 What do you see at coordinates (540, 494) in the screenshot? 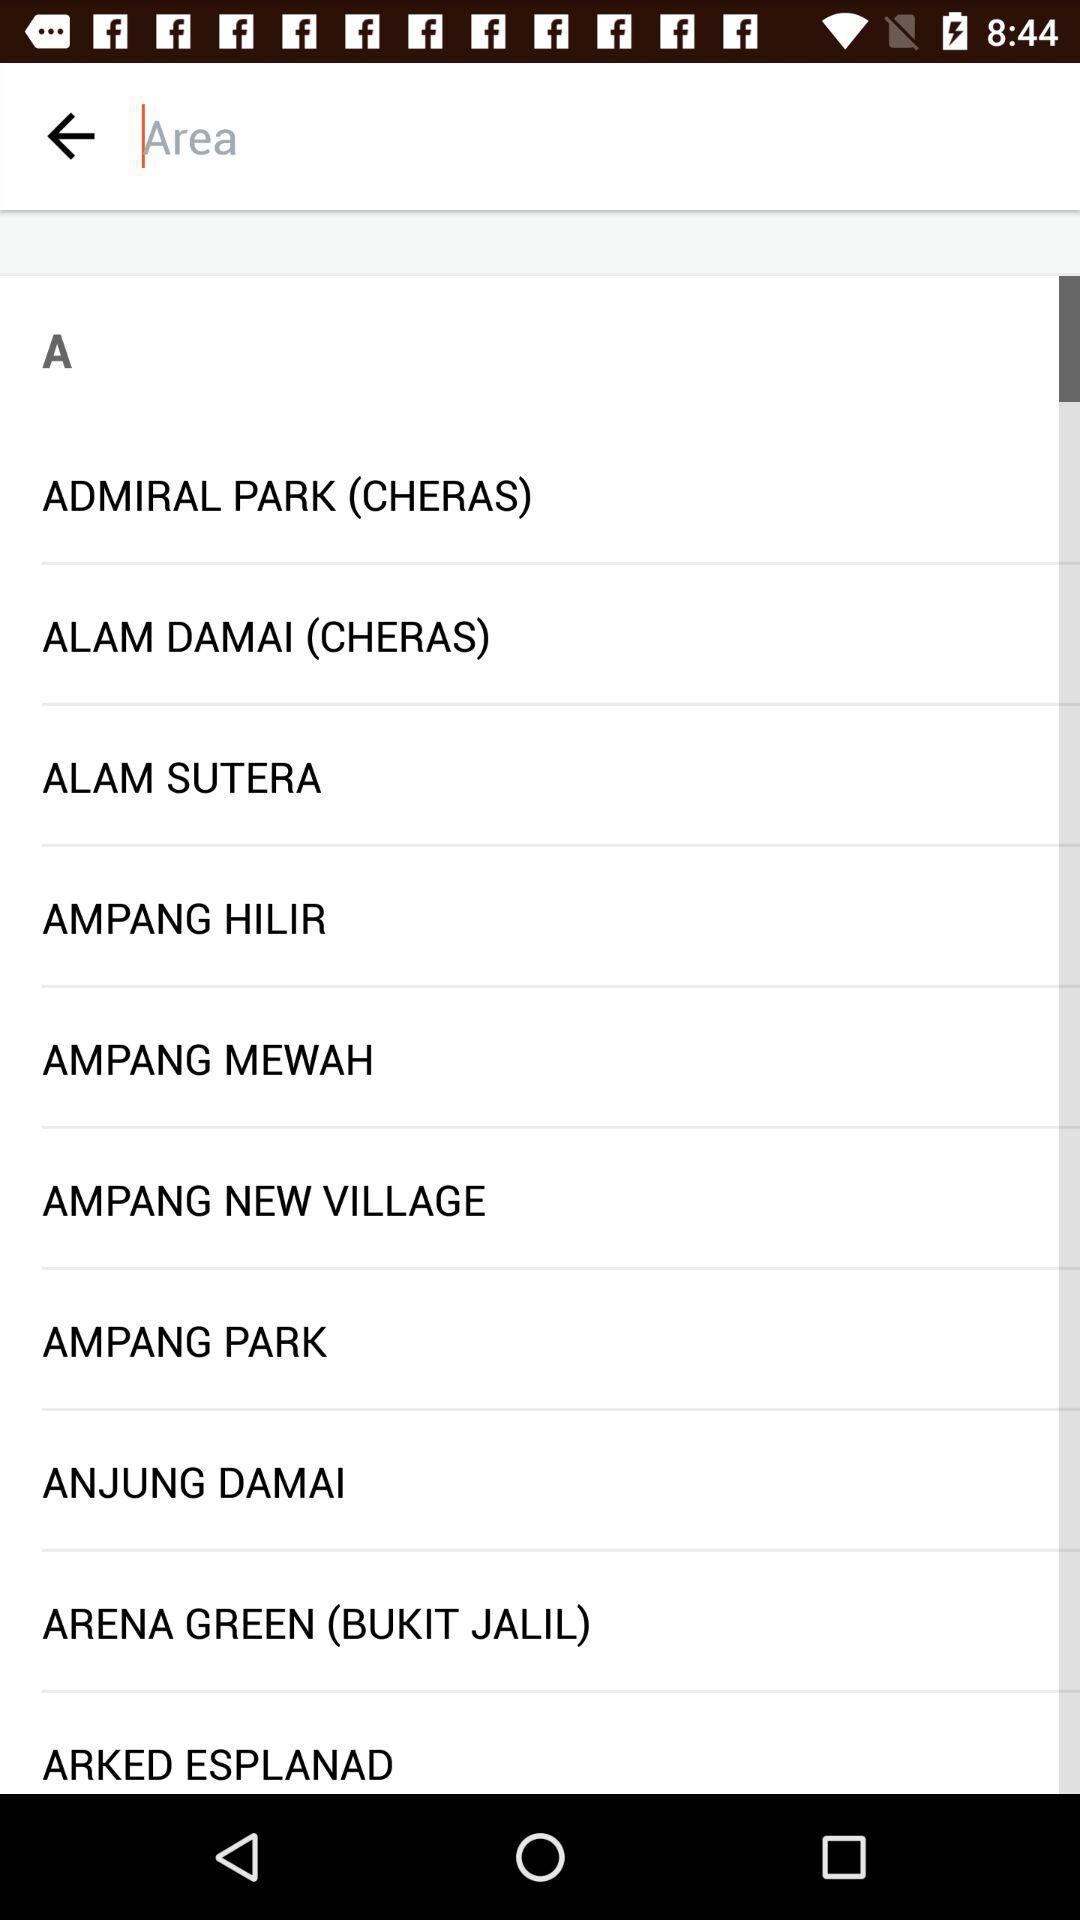
I see `admiral park (cheras) item` at bounding box center [540, 494].